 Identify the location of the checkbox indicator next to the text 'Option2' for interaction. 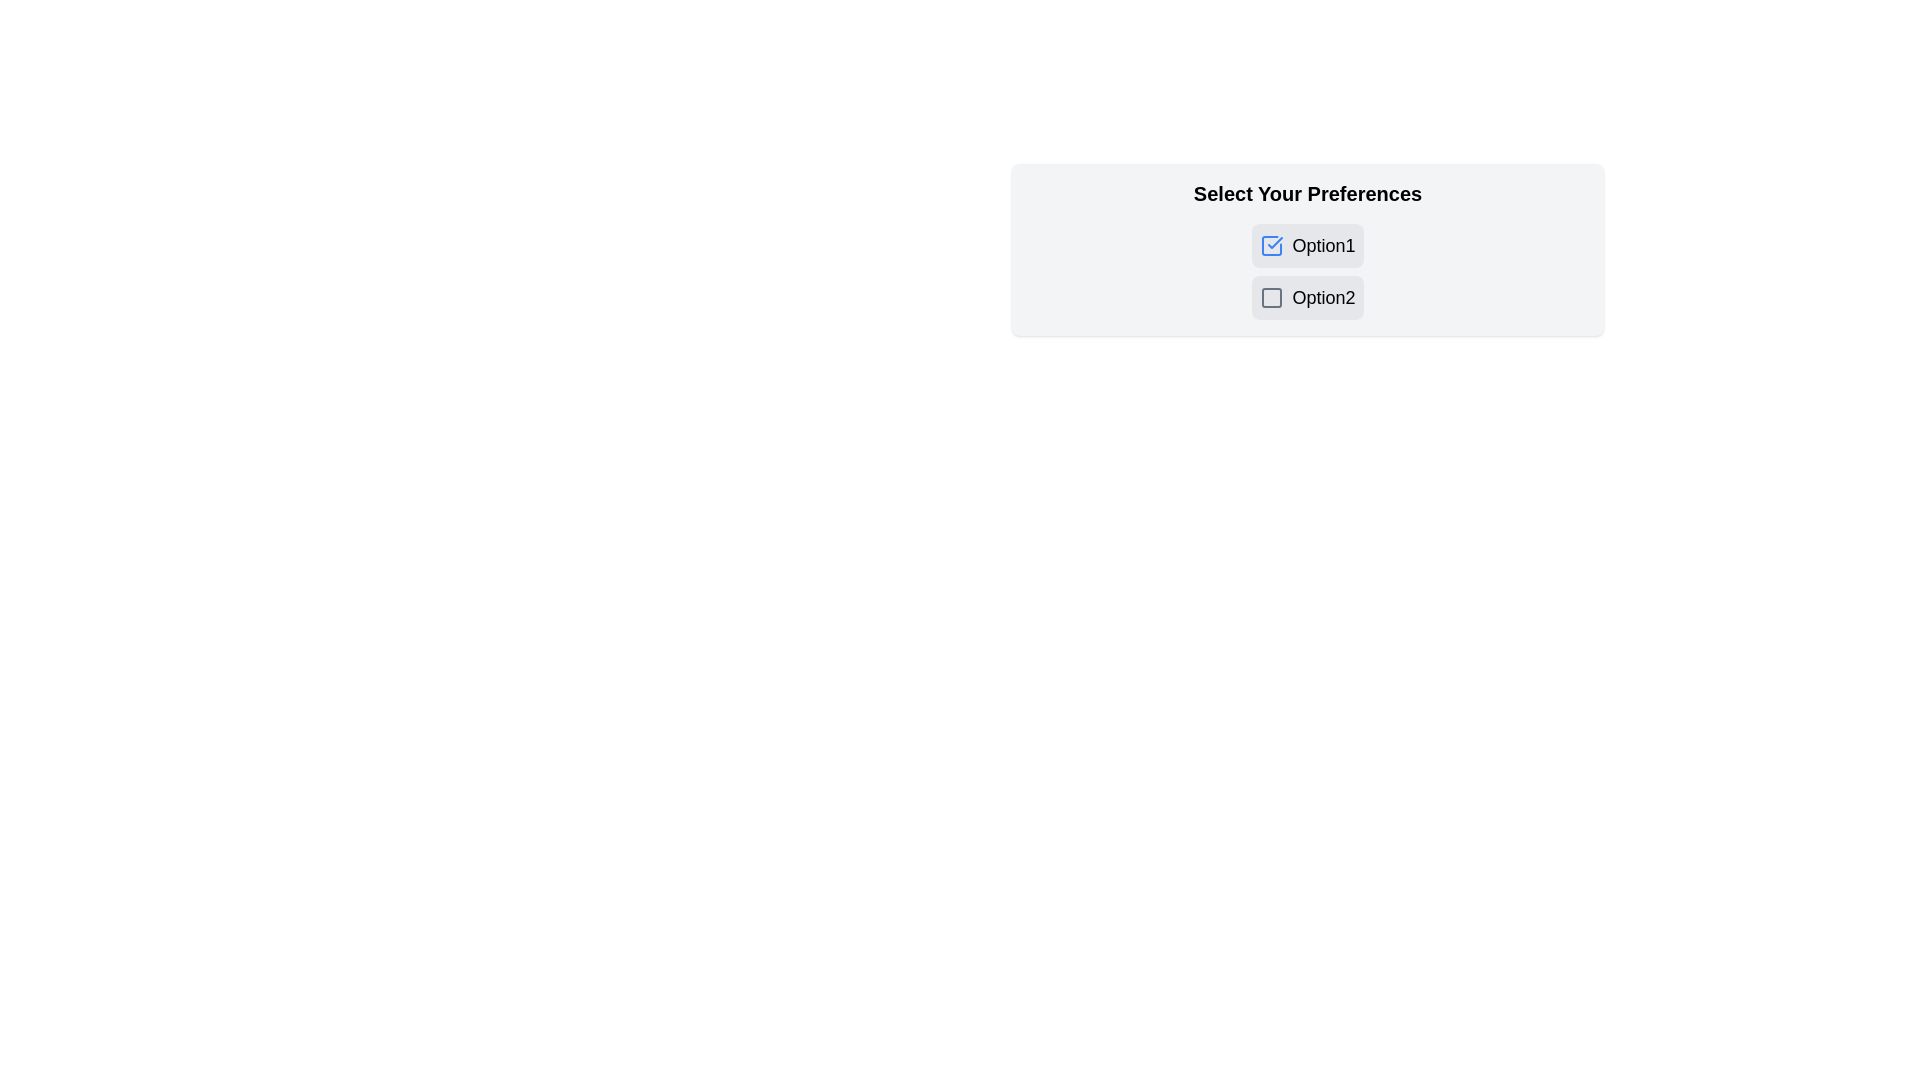
(1271, 297).